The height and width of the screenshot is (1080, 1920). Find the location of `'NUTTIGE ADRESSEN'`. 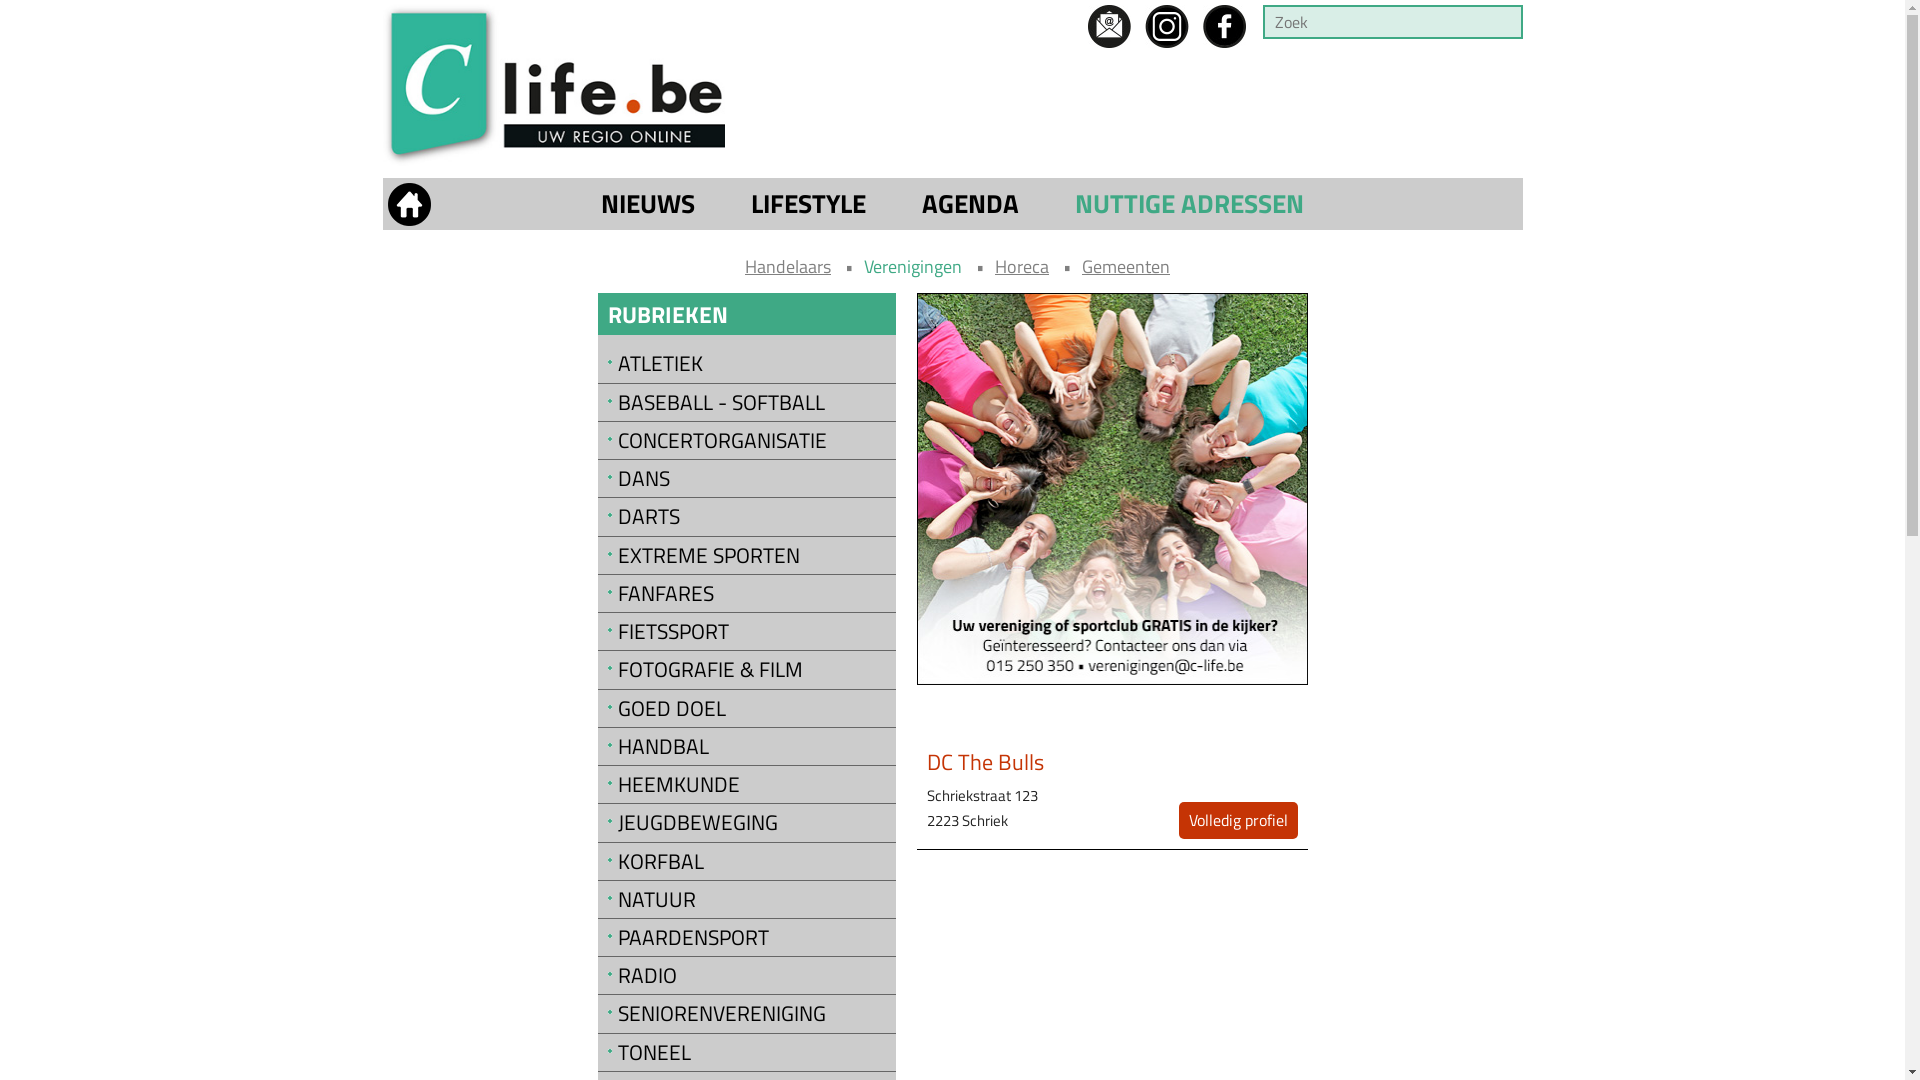

'NUTTIGE ADRESSEN' is located at coordinates (1189, 204).